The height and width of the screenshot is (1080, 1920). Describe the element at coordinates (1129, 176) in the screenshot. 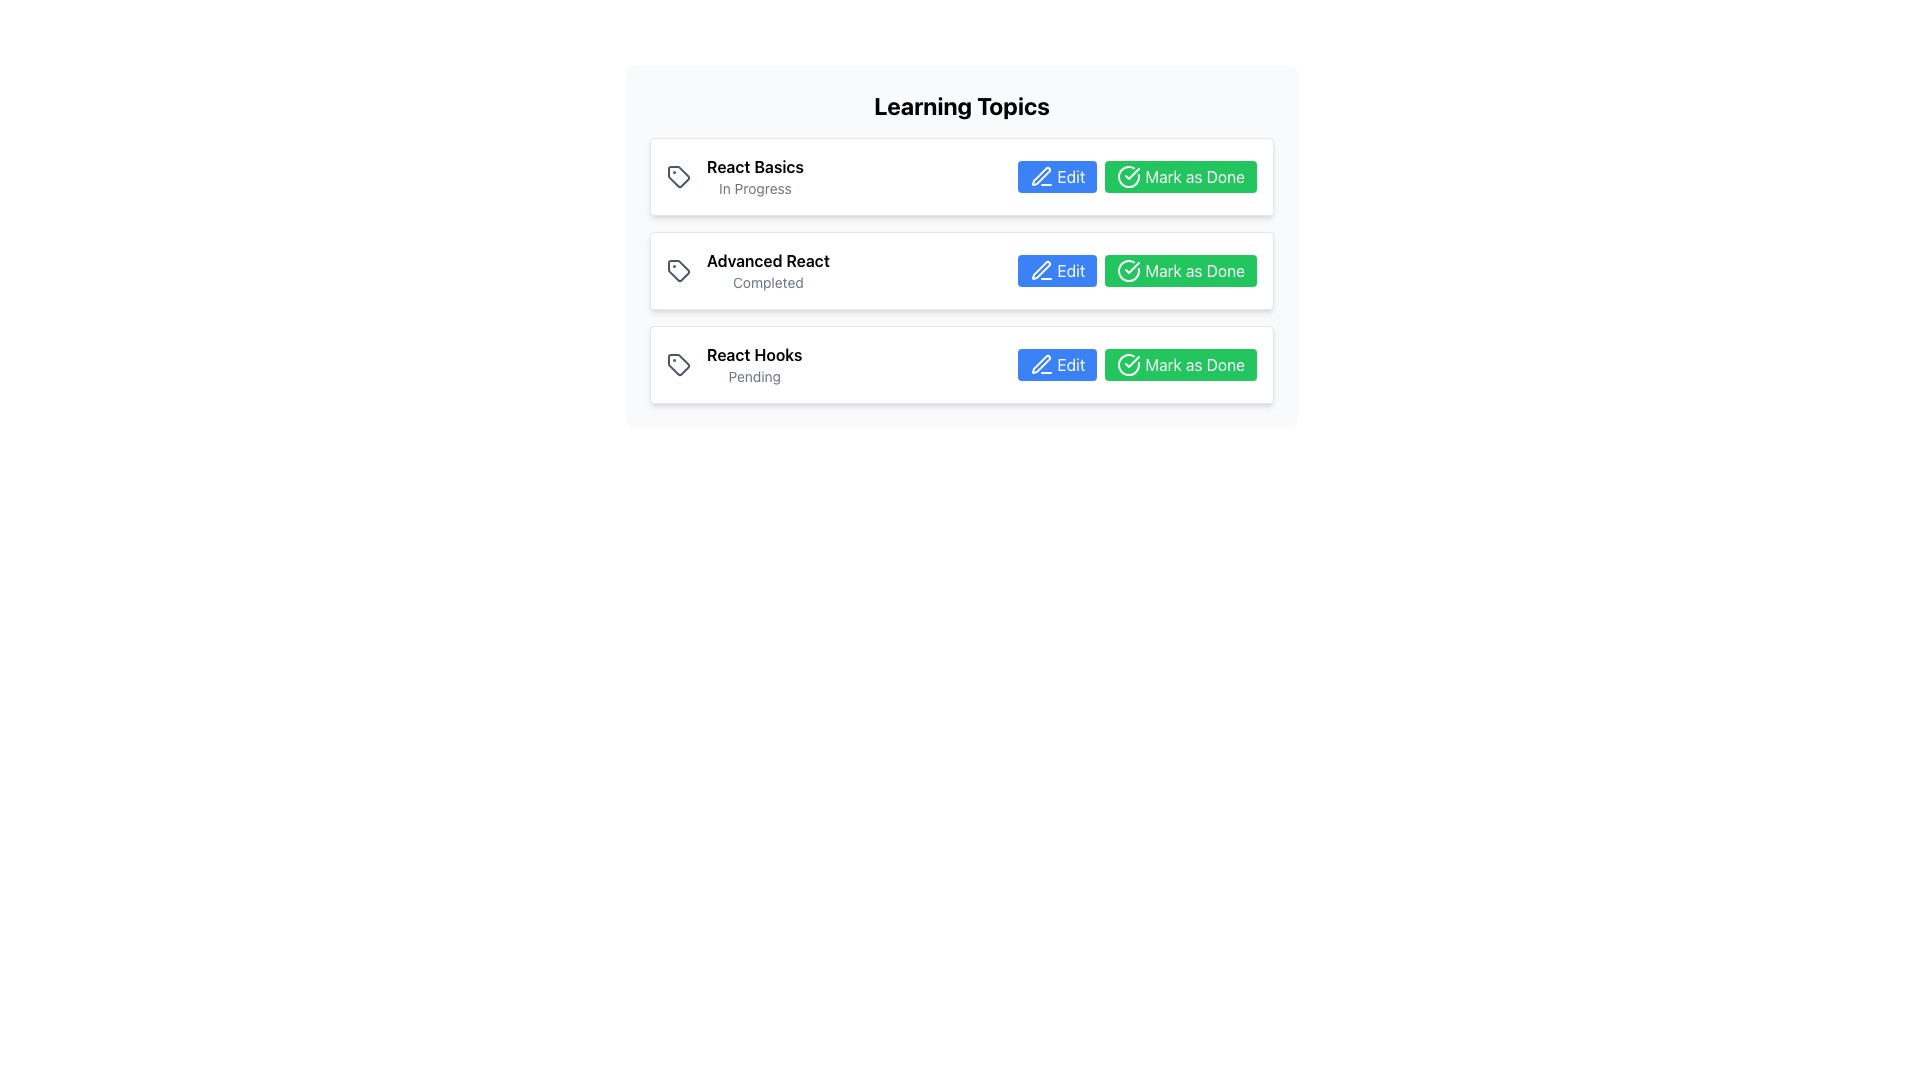

I see `the checkmark segment of the SVG icon representing the 'Mark as Done' button in the 'React Basics' row` at that location.